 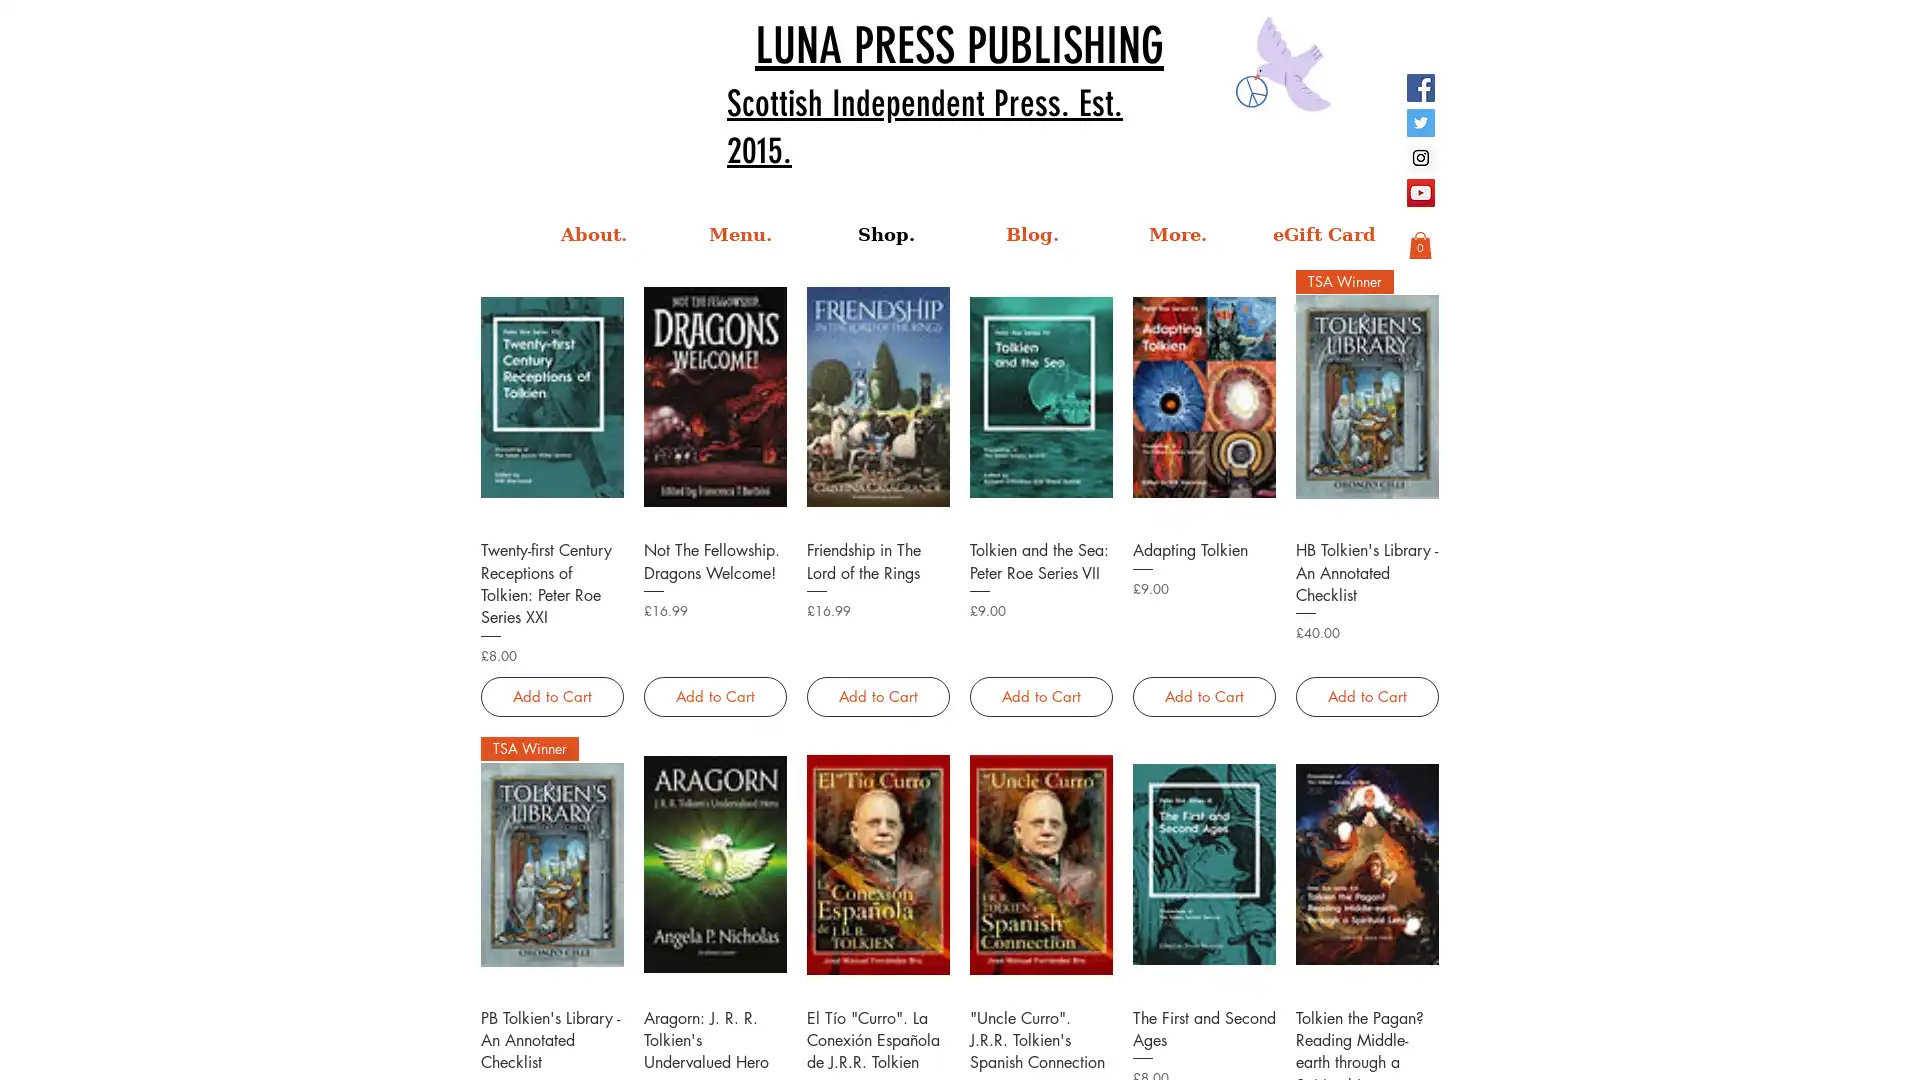 I want to click on Quick View, so click(x=877, y=1015).